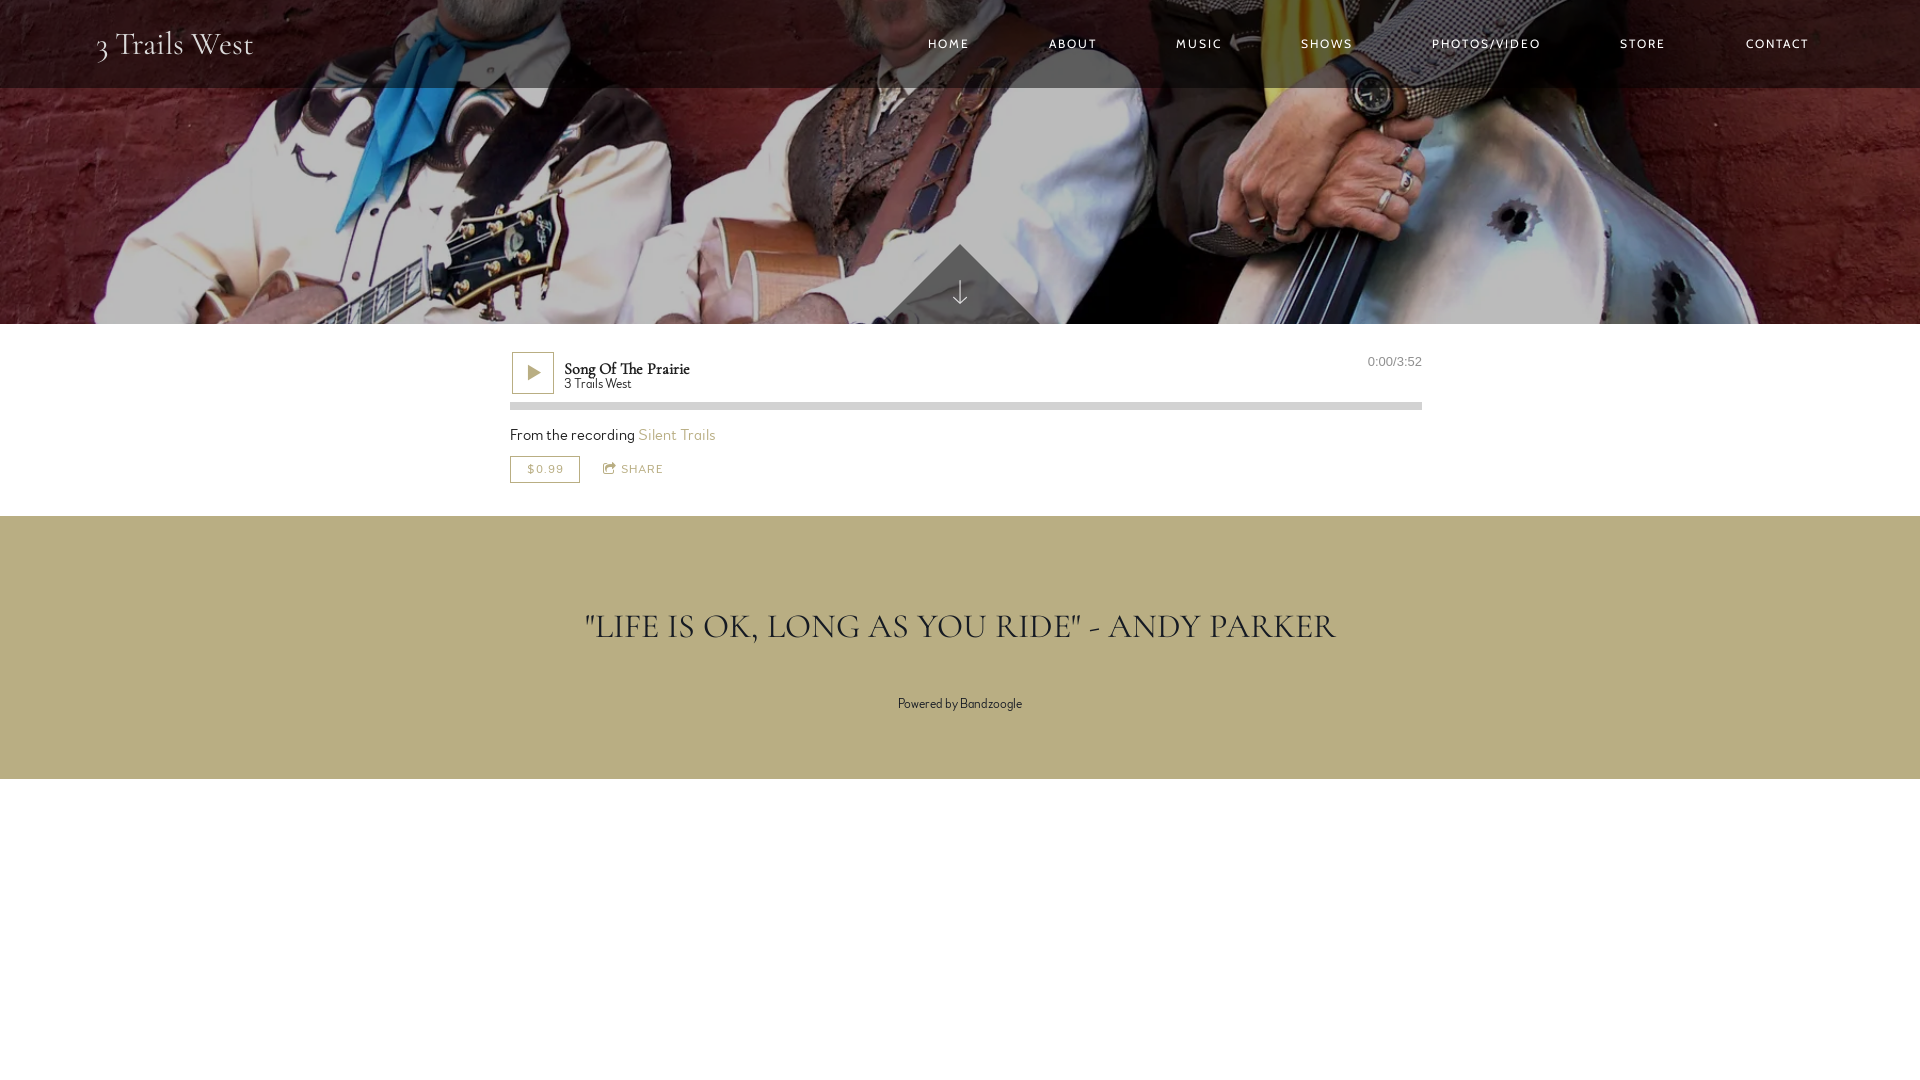  I want to click on 'HOME', so click(947, 43).